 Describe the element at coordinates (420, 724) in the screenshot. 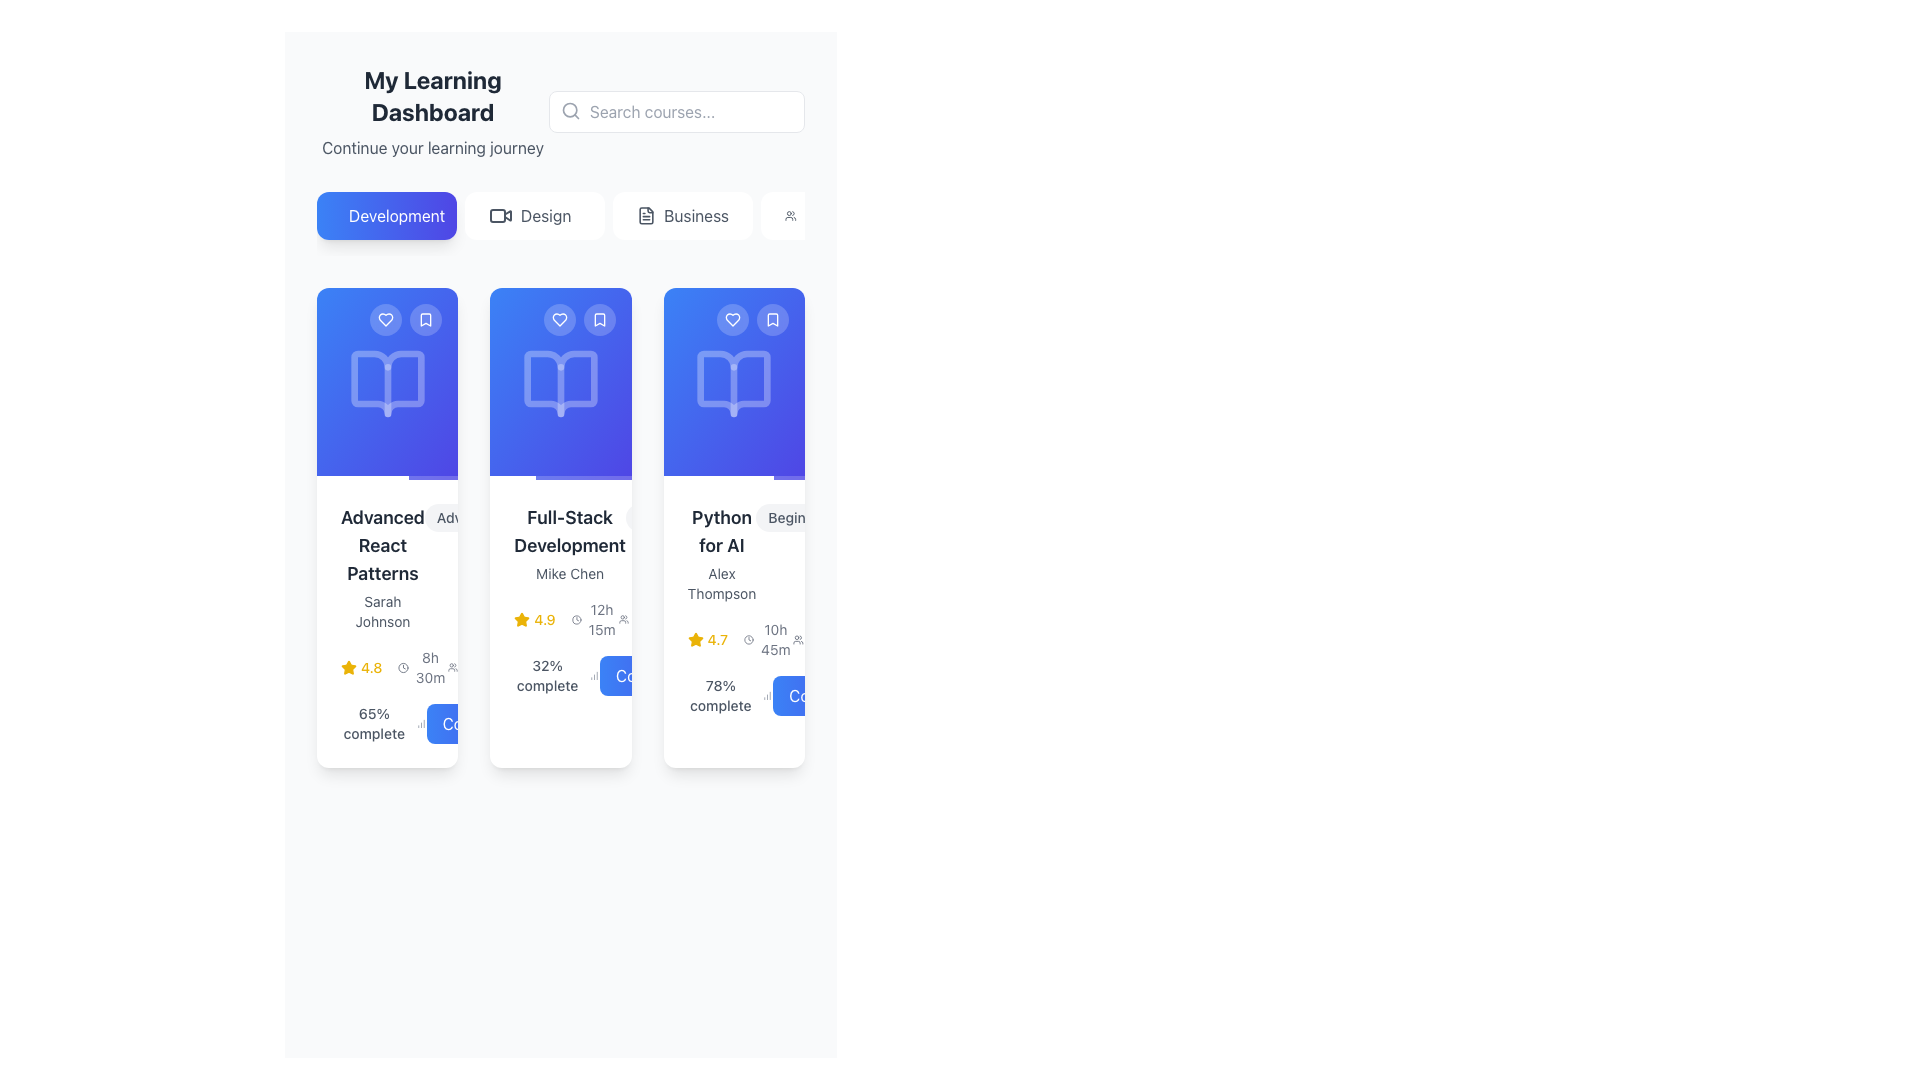

I see `the progress icon located next to the text '65% complete.'` at that location.